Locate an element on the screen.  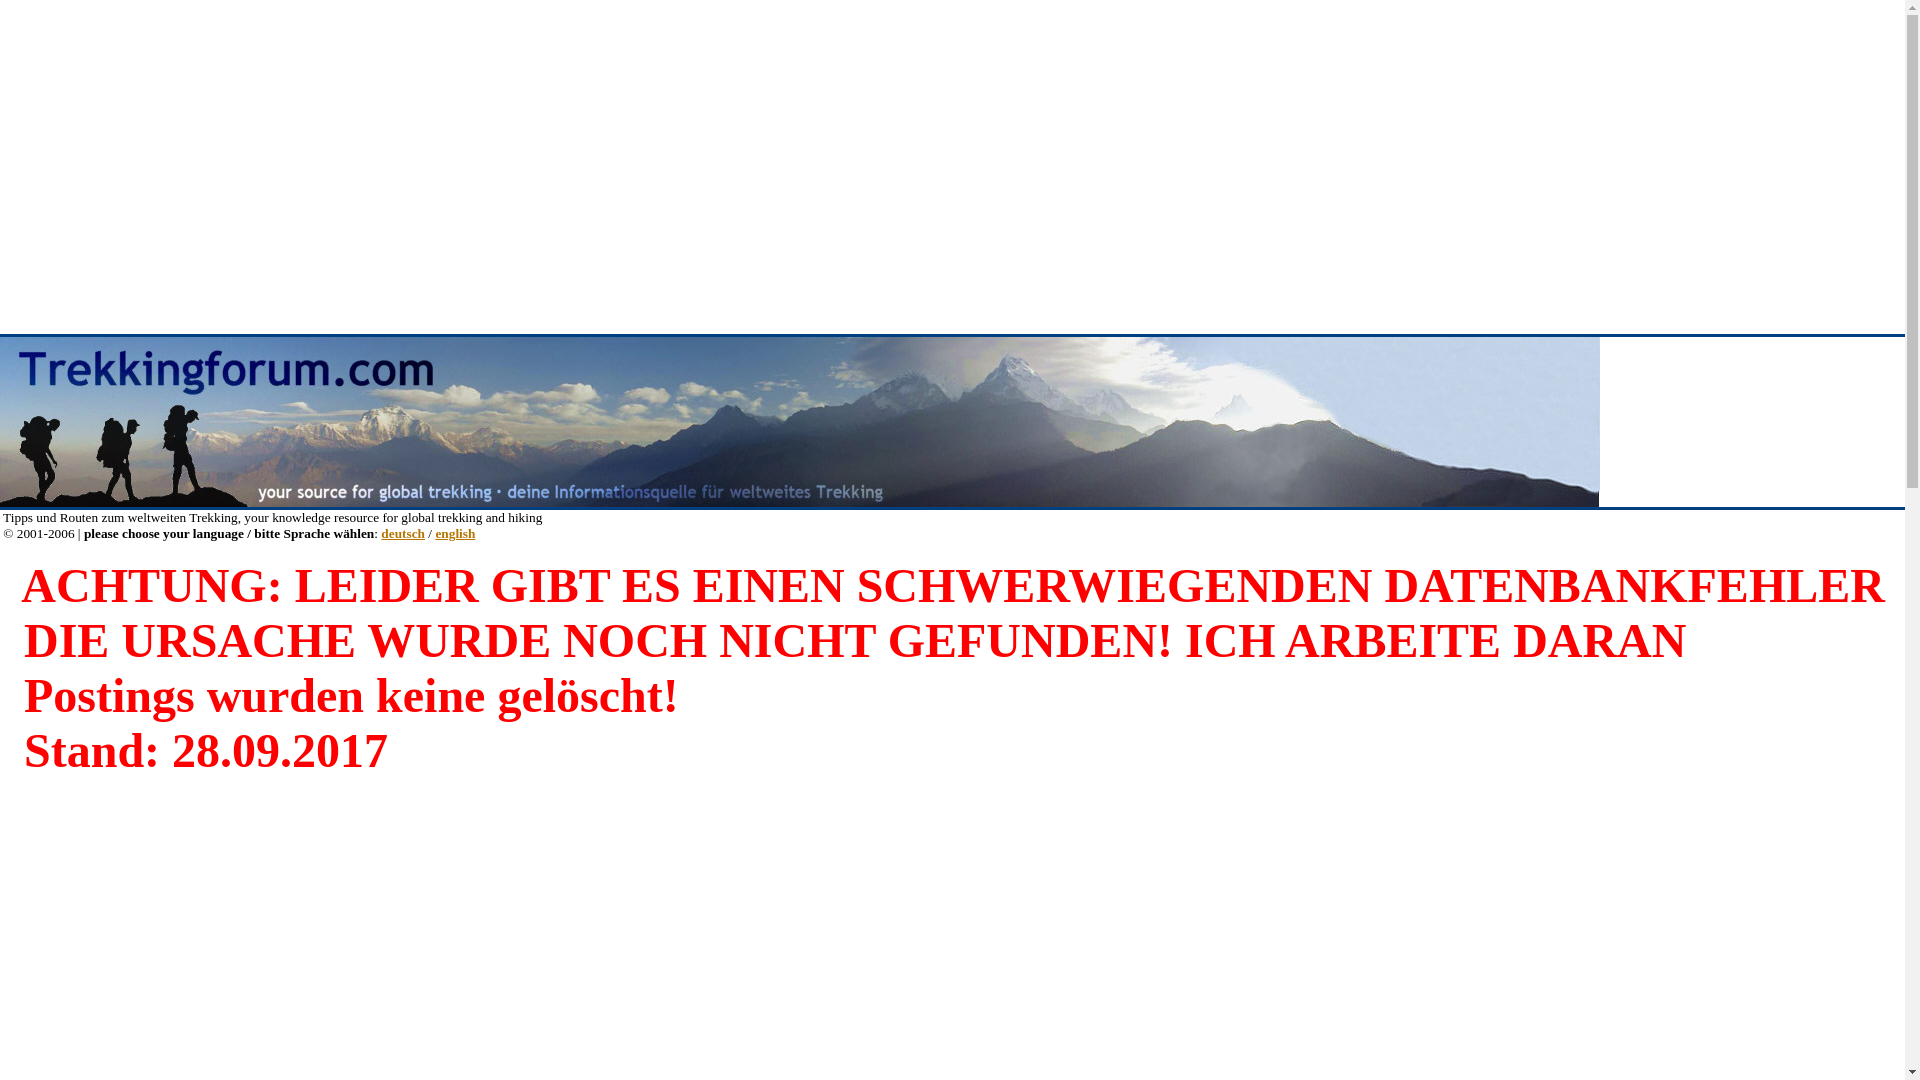
'deutsch' is located at coordinates (402, 532).